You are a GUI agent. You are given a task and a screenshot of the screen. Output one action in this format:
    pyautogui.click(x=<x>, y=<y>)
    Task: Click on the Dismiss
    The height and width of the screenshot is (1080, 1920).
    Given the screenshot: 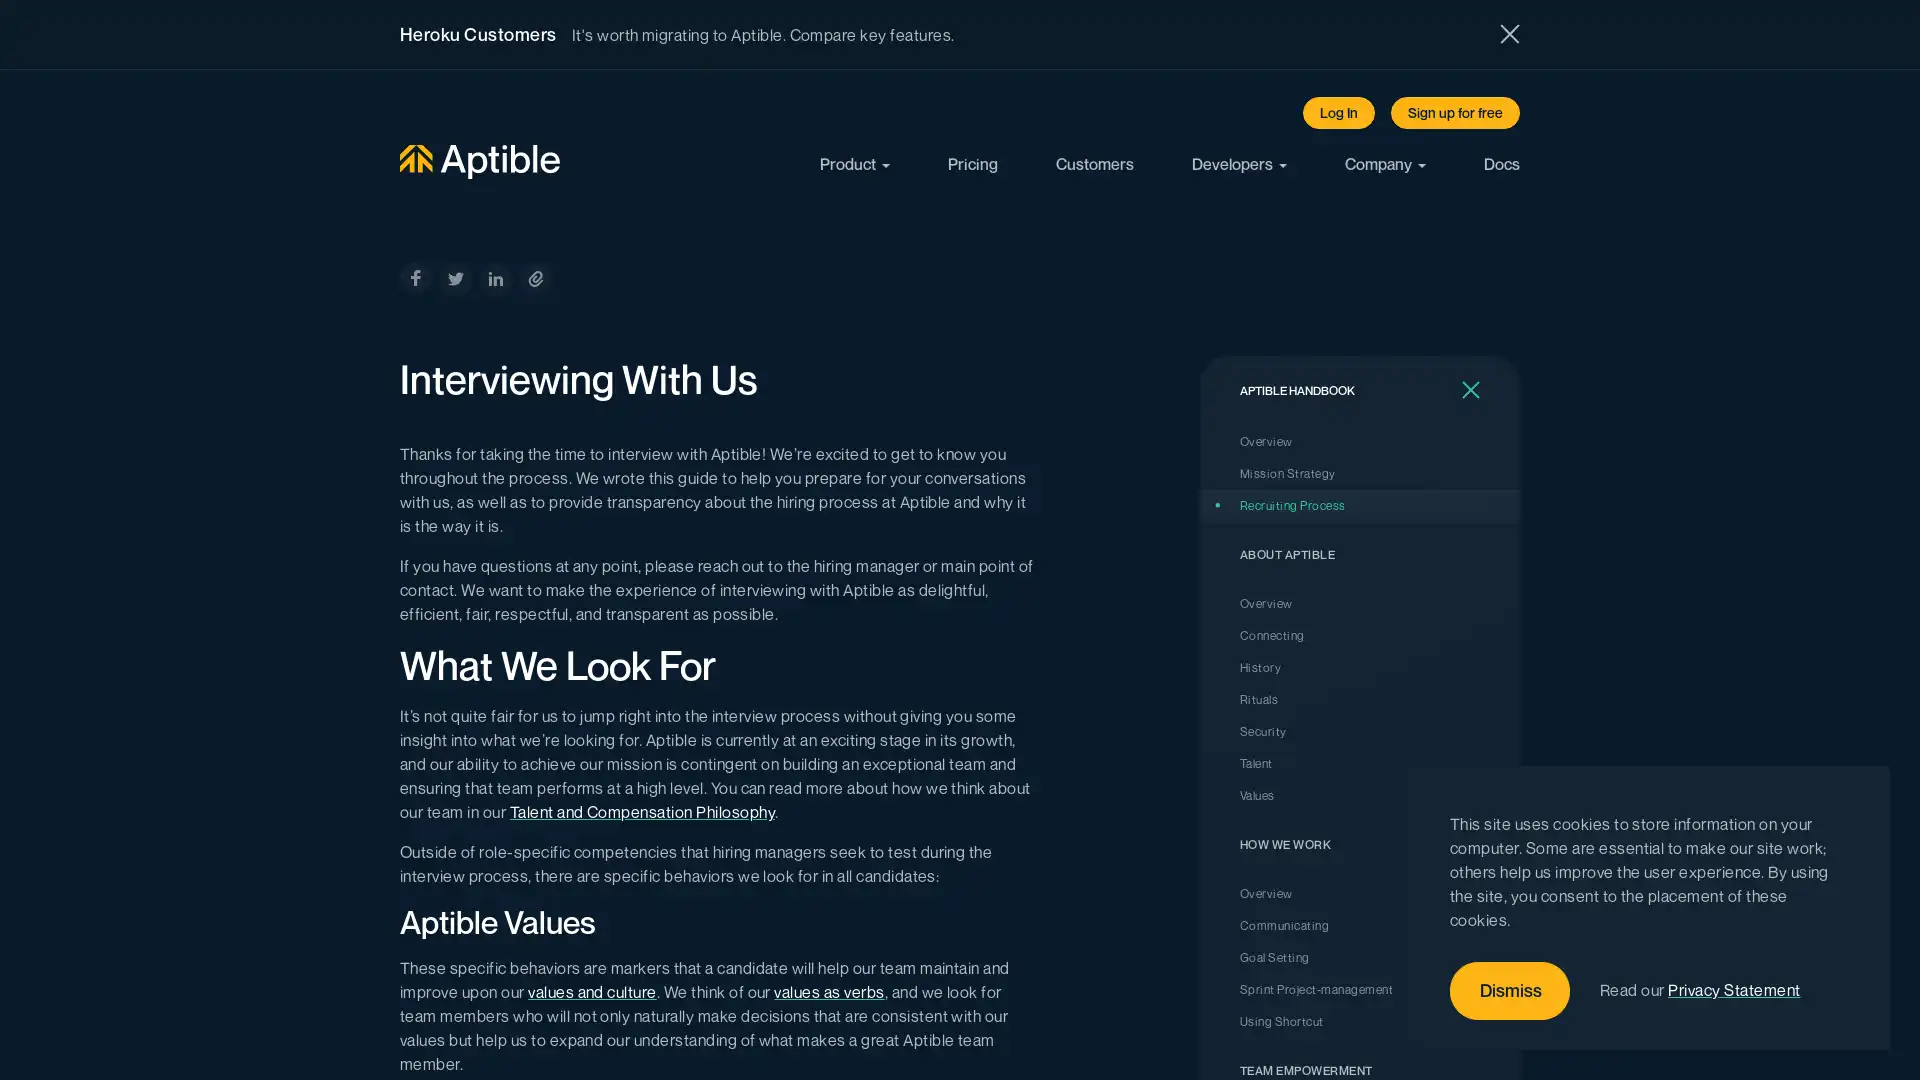 What is the action you would take?
    pyautogui.click(x=1510, y=991)
    